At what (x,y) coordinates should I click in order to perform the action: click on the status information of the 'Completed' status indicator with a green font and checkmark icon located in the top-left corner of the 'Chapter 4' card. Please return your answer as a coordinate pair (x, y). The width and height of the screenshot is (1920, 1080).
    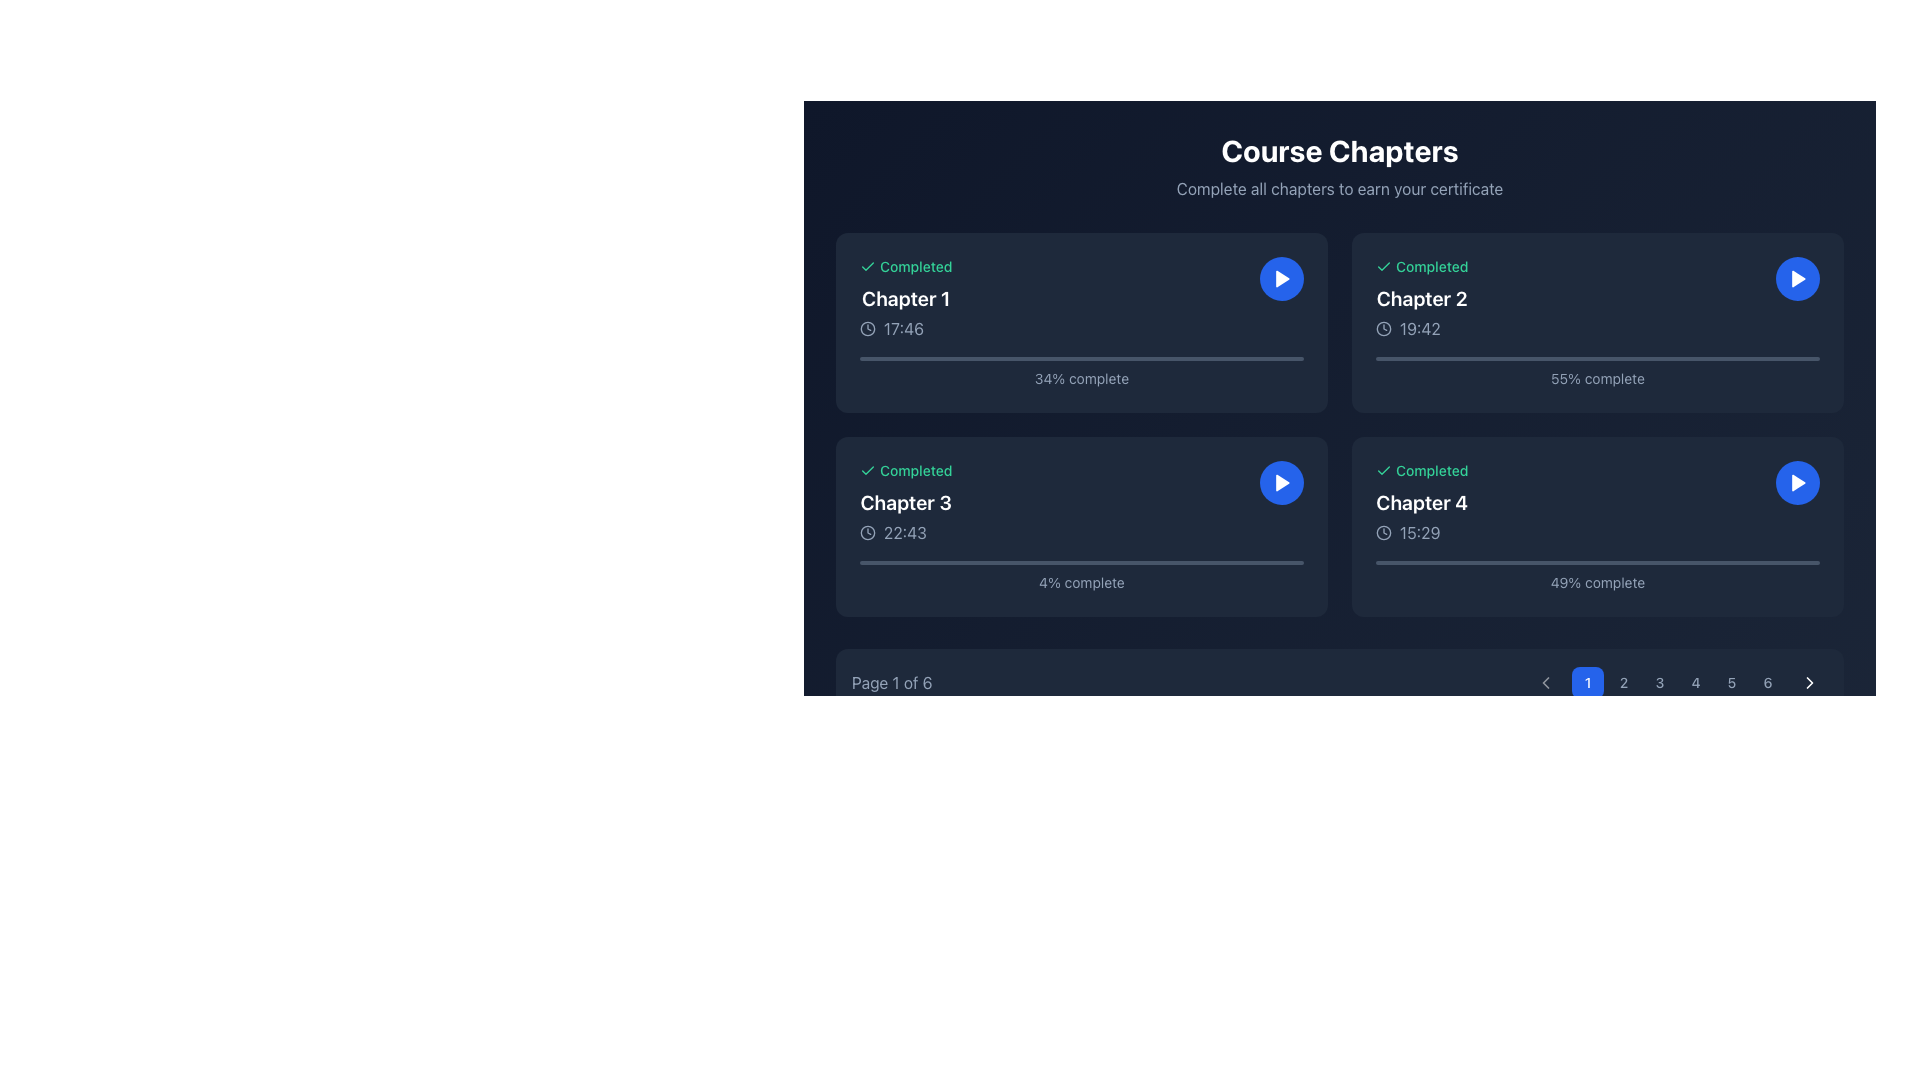
    Looking at the image, I should click on (1421, 470).